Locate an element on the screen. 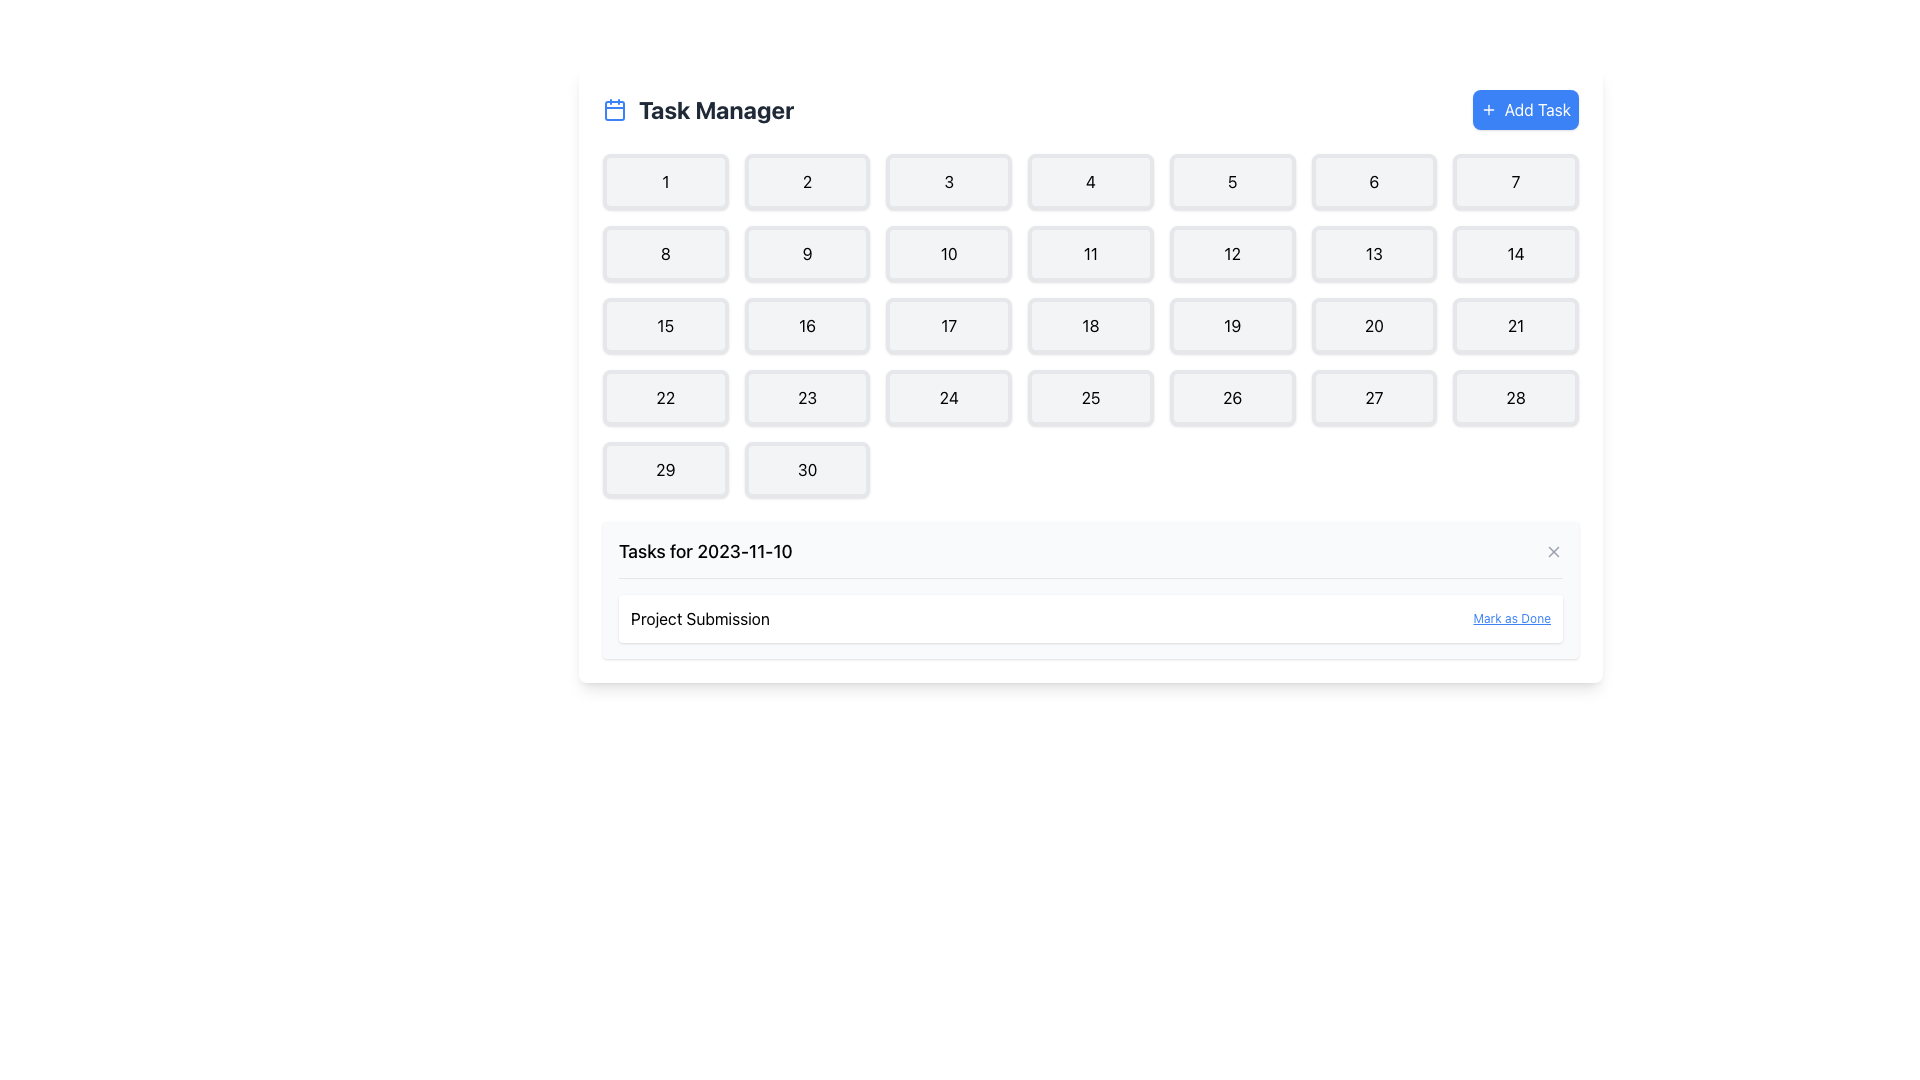 The width and height of the screenshot is (1920, 1080). the button displaying the number '2' in bold black font, located in the calendar grid is located at coordinates (807, 181).